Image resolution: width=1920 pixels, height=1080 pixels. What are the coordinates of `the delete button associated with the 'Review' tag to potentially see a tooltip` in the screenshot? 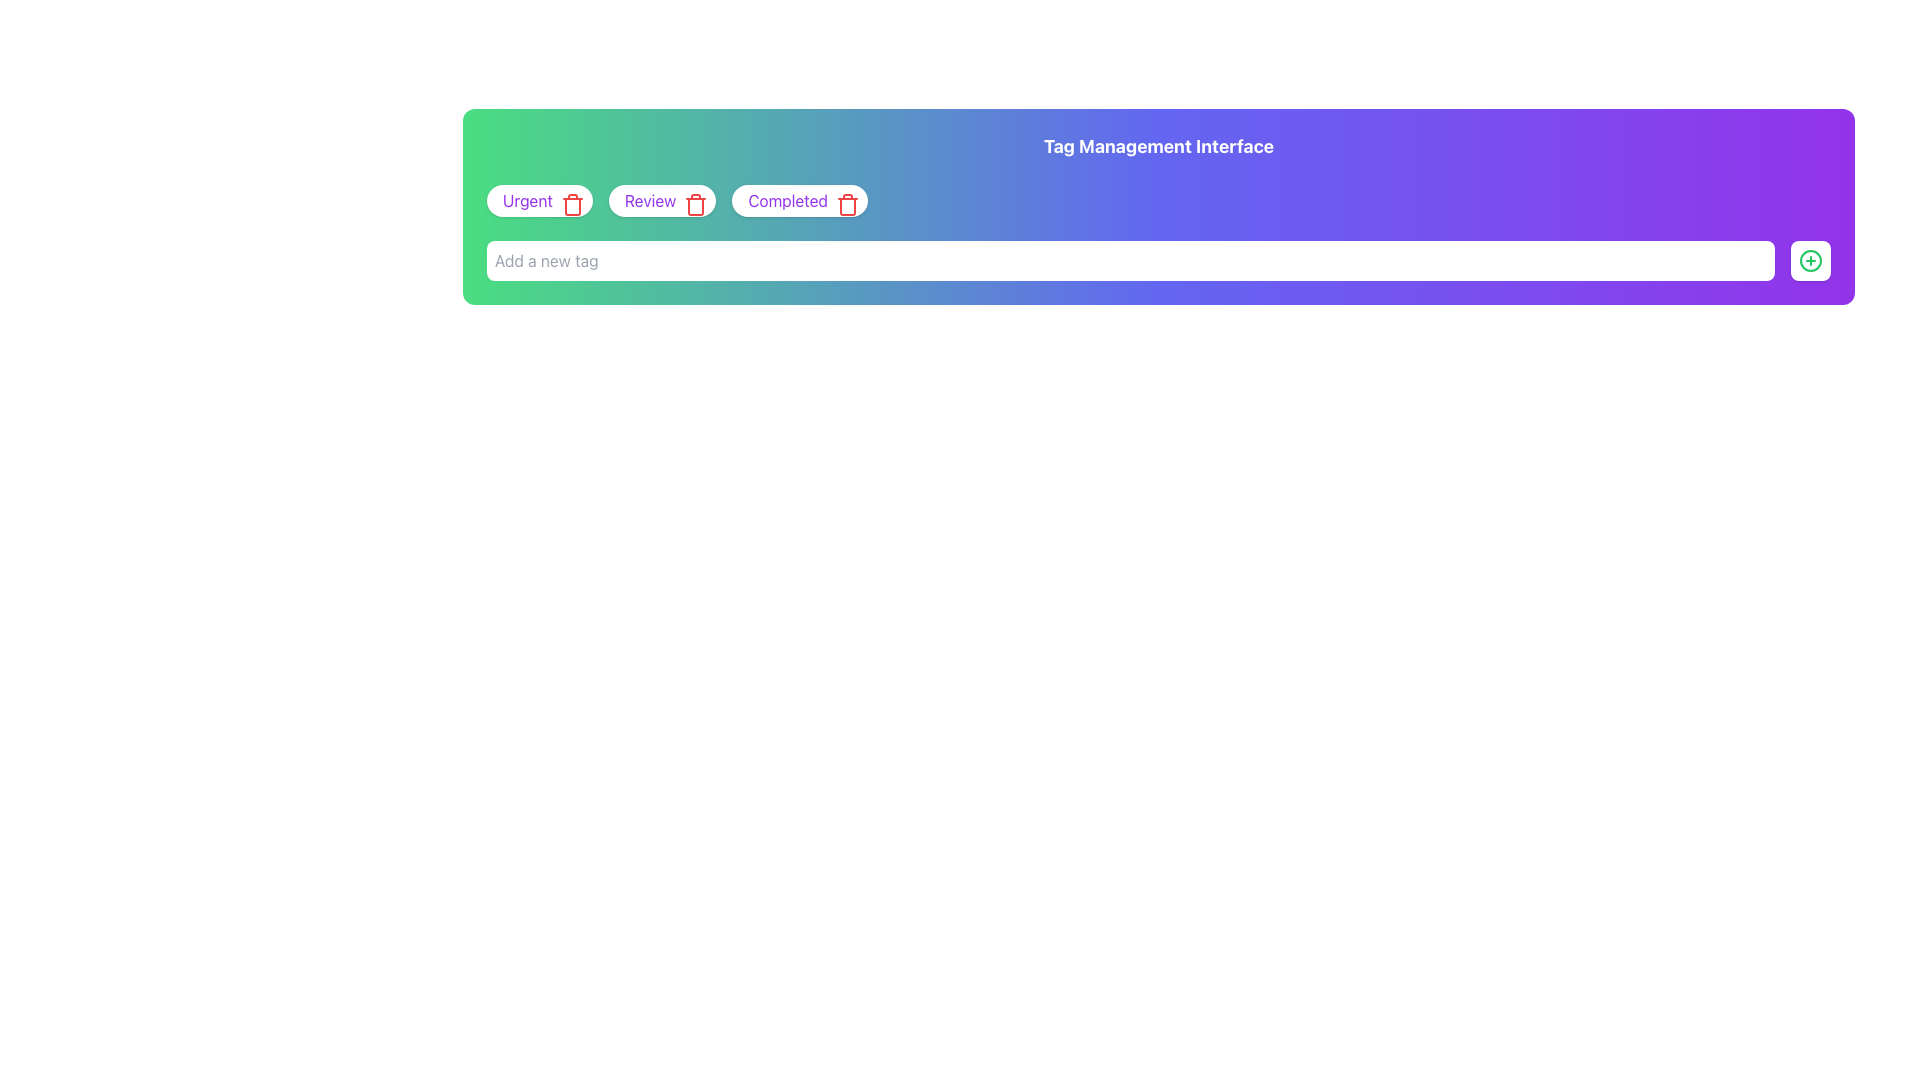 It's located at (696, 204).